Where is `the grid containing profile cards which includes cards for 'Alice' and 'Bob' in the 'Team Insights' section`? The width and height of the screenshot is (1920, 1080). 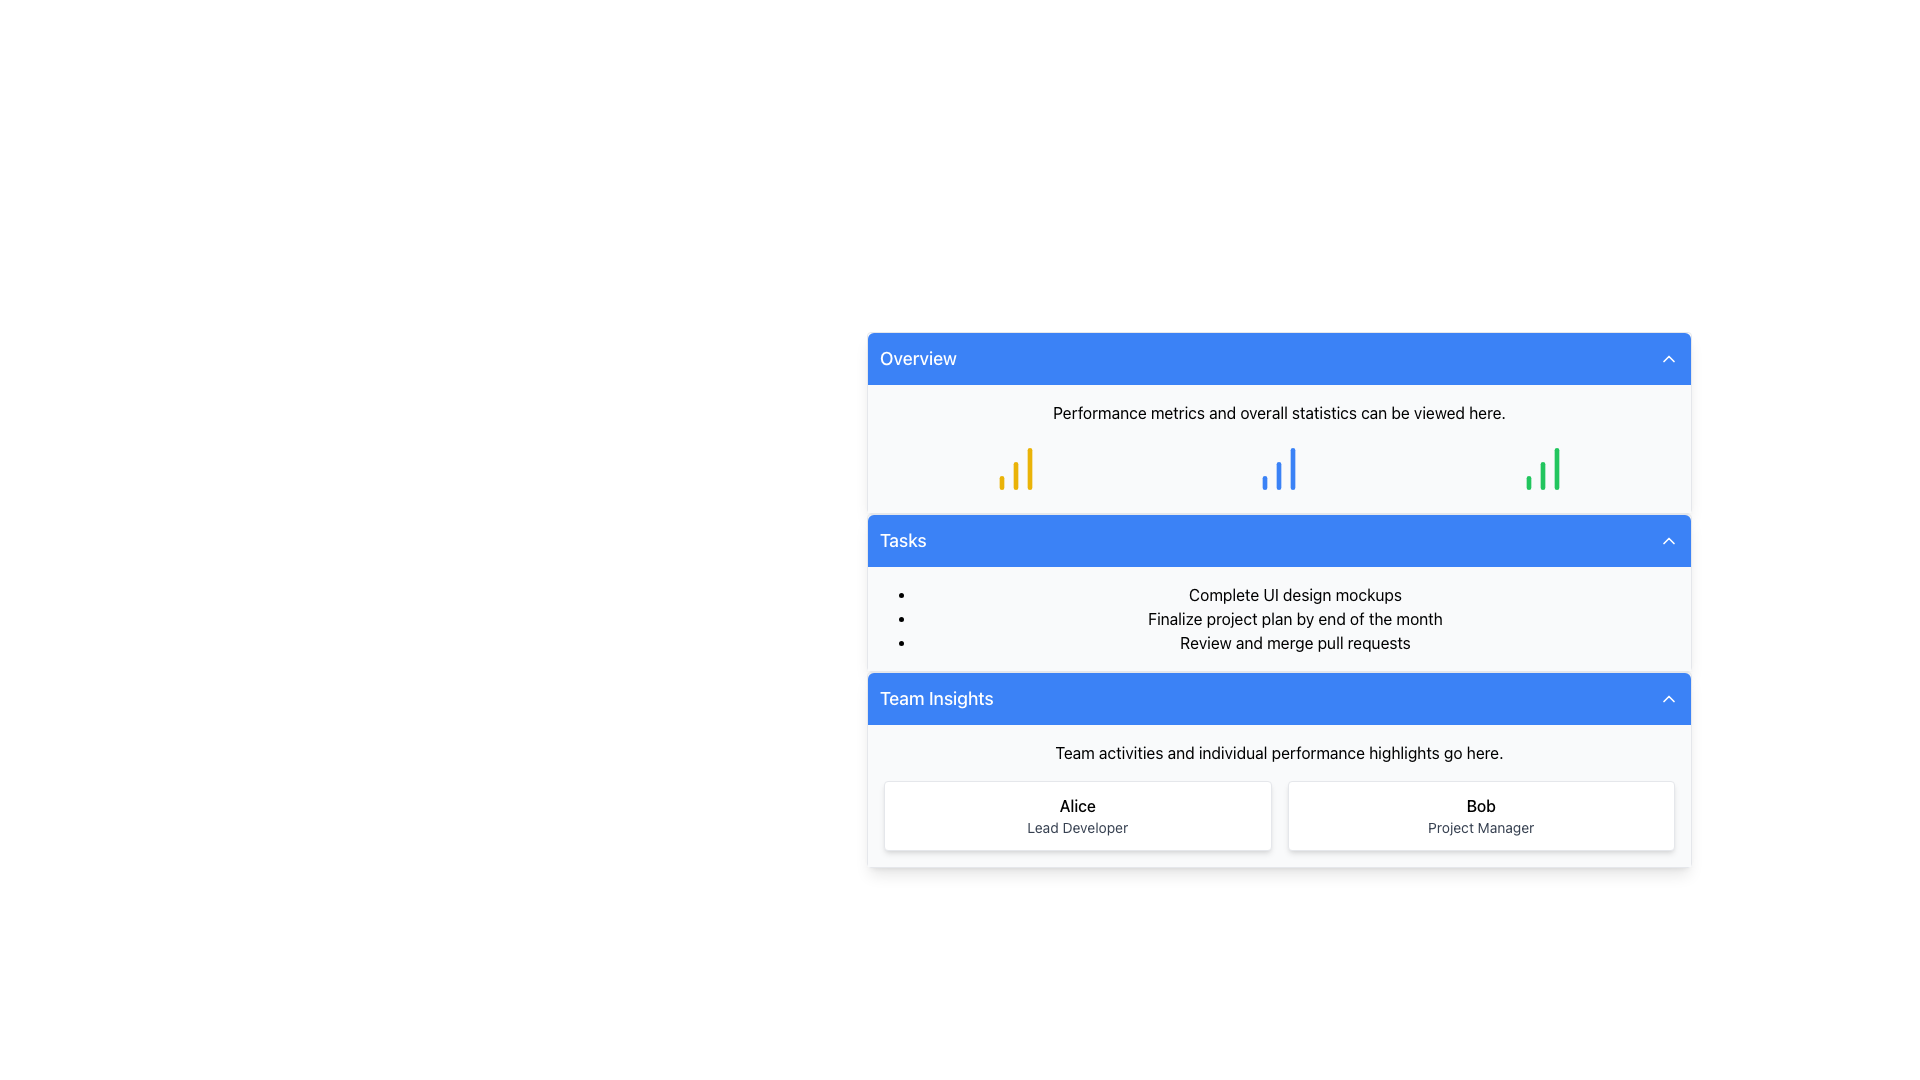
the grid containing profile cards which includes cards for 'Alice' and 'Bob' in the 'Team Insights' section is located at coordinates (1278, 816).